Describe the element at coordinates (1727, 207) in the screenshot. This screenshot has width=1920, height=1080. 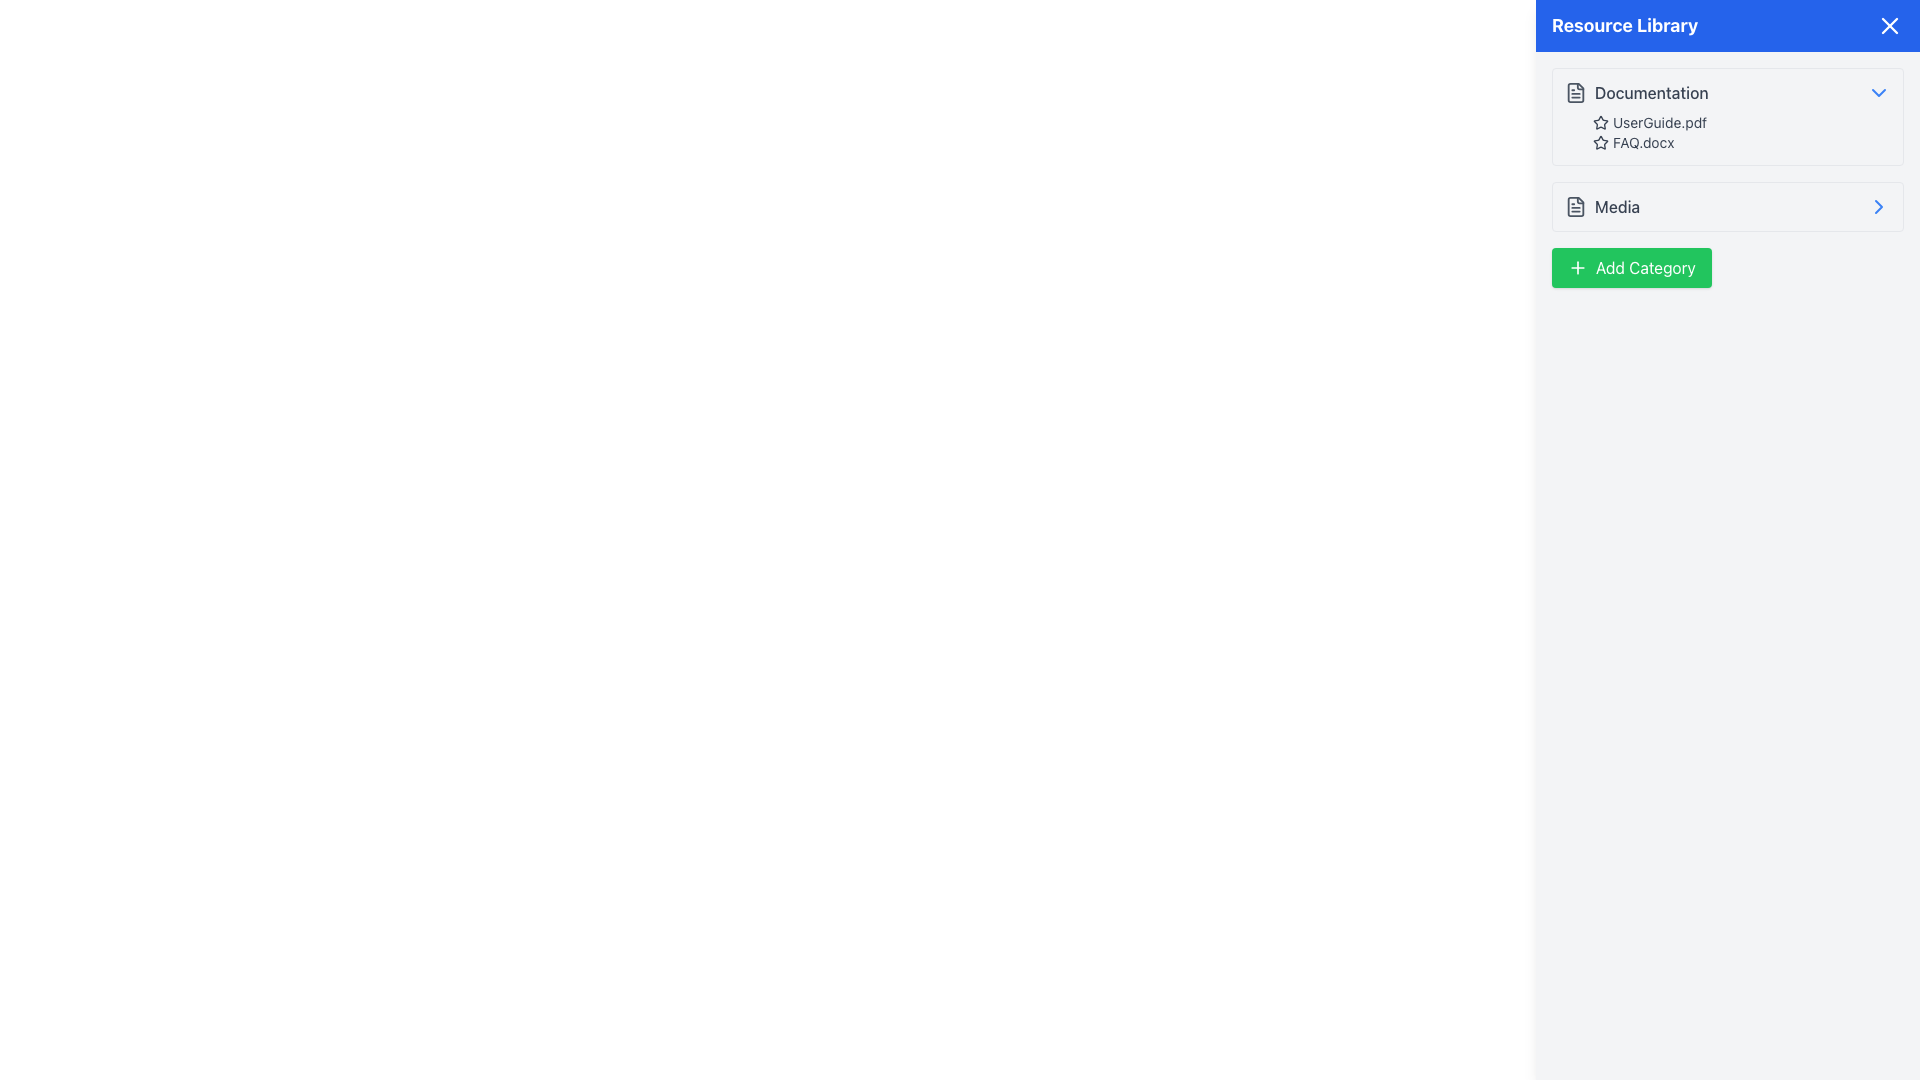
I see `the navigational item in the 'Resource Library' that leads to the 'Media' section` at that location.